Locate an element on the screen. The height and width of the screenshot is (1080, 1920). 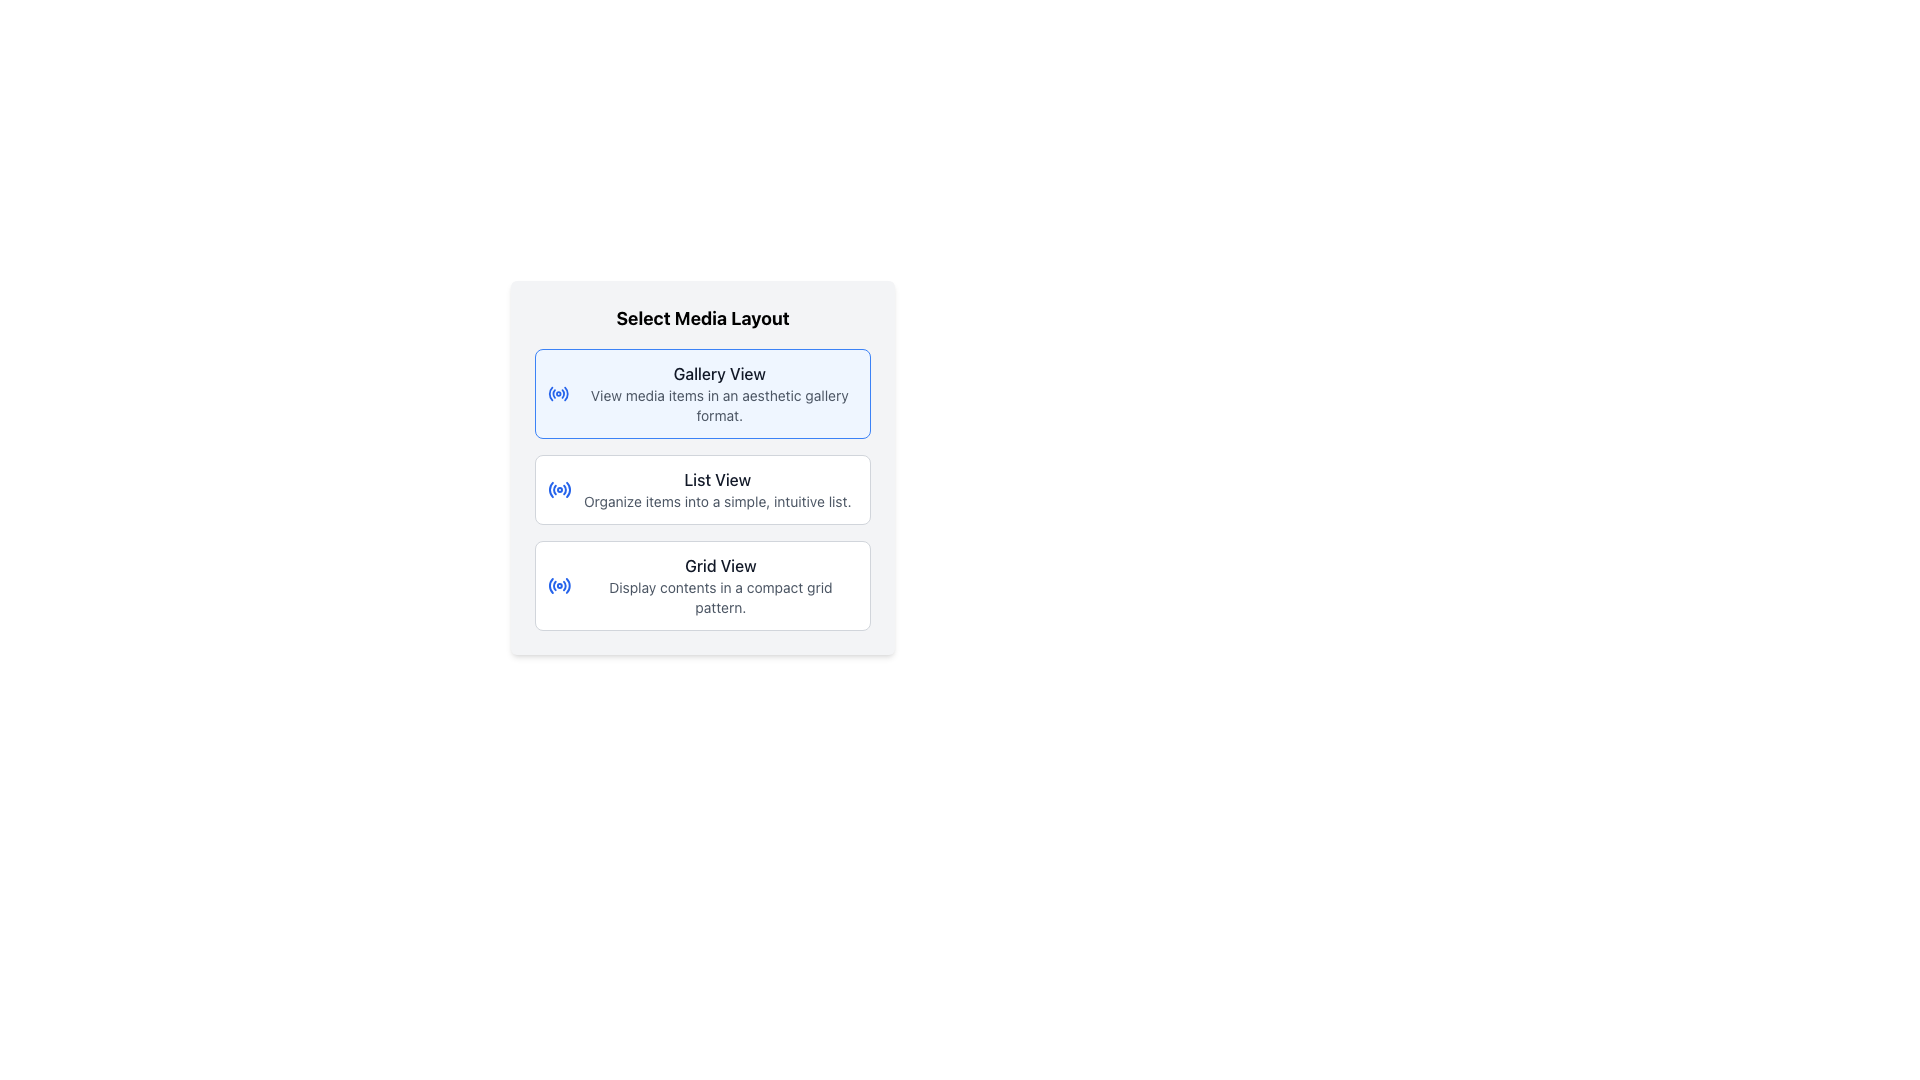
the middle button for selecting the list view layout, which is positioned between the 'Gallery View' and 'Grid View' options is located at coordinates (702, 489).